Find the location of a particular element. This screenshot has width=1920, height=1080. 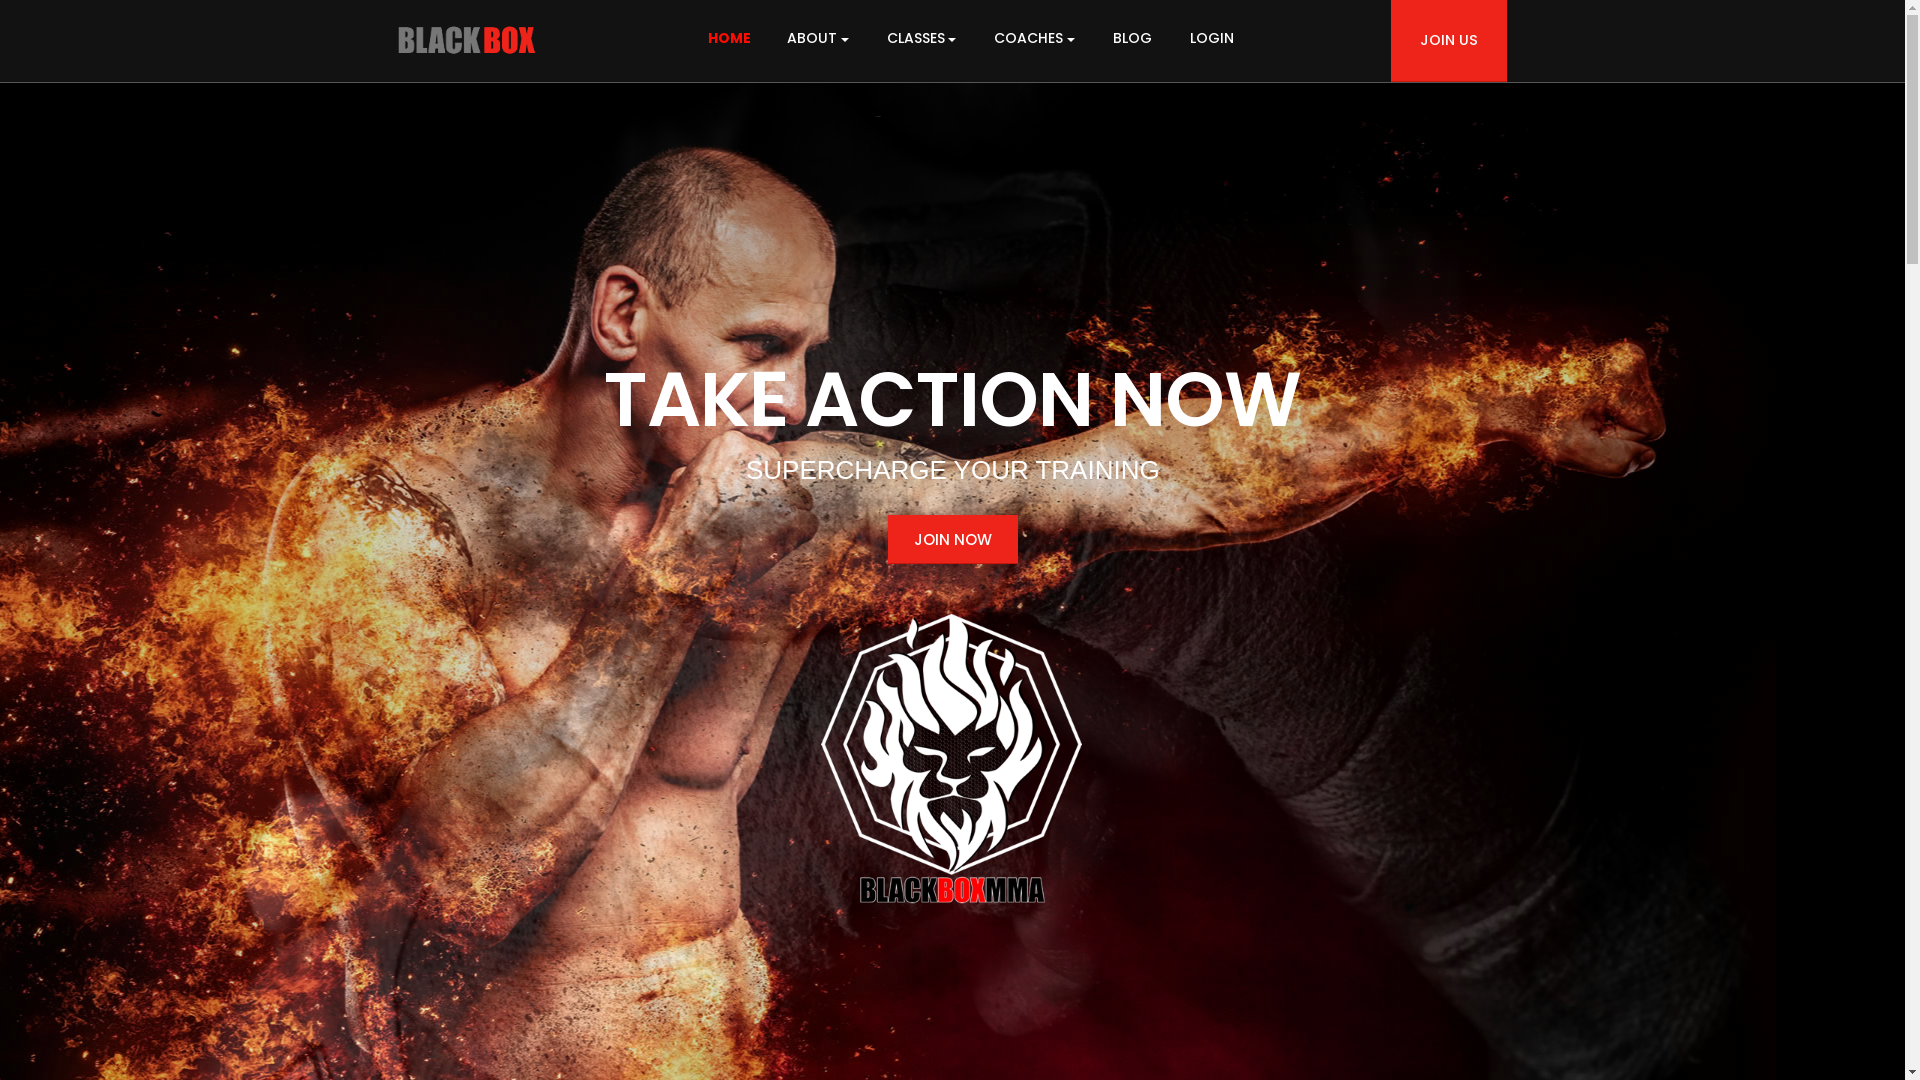

'JOIN NOW' is located at coordinates (952, 538).